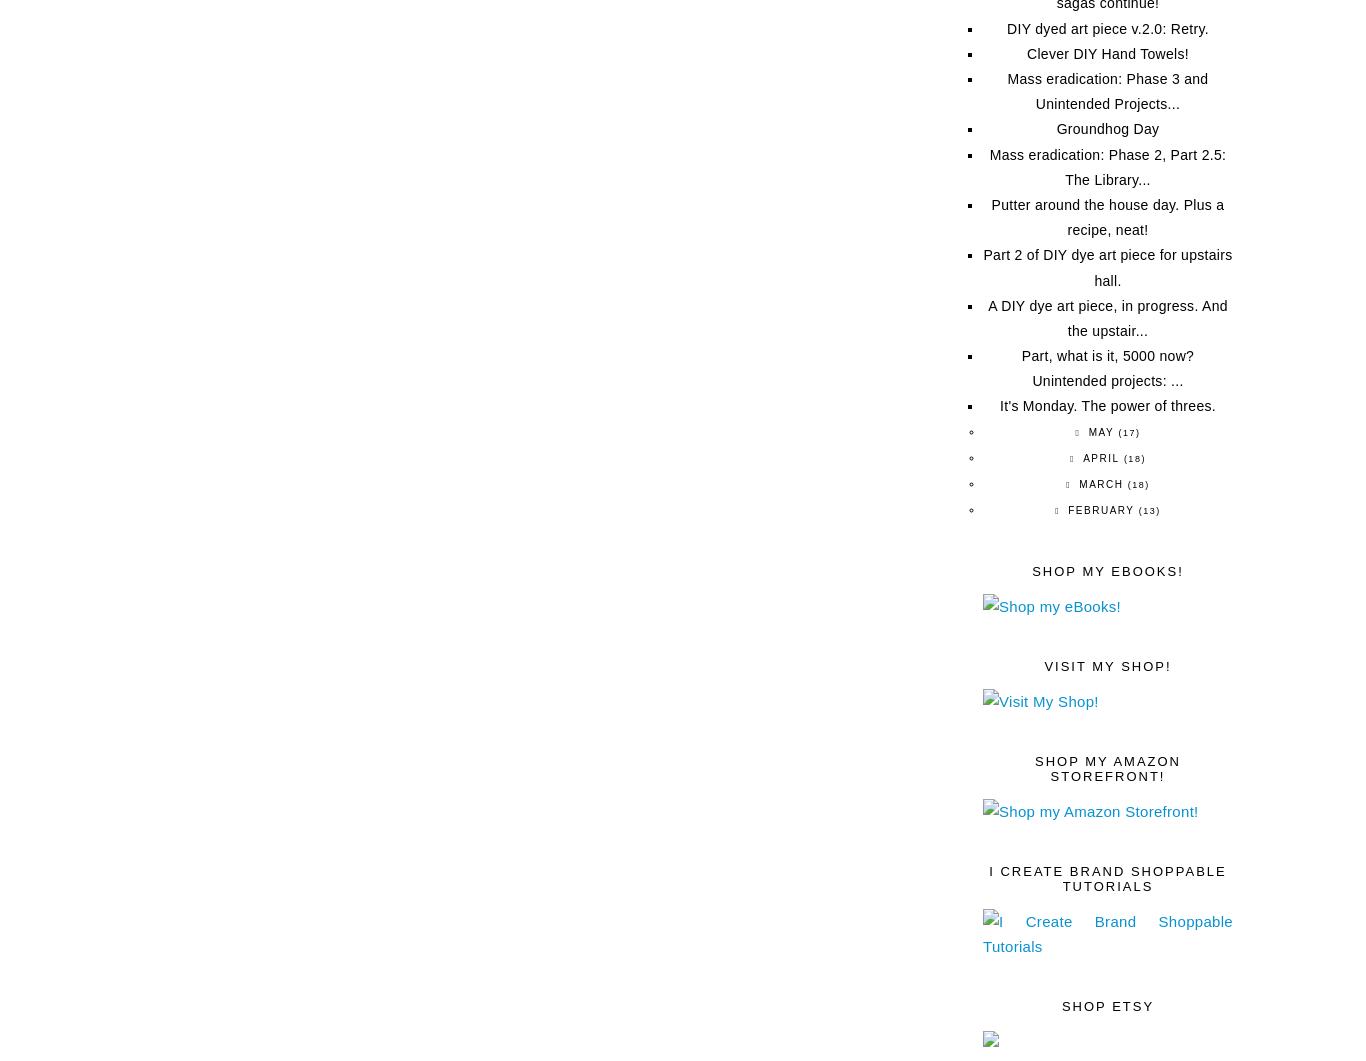  What do you see at coordinates (1020, 368) in the screenshot?
I see `'Part, what is it, 5000 now?  Unintended projects: ...'` at bounding box center [1020, 368].